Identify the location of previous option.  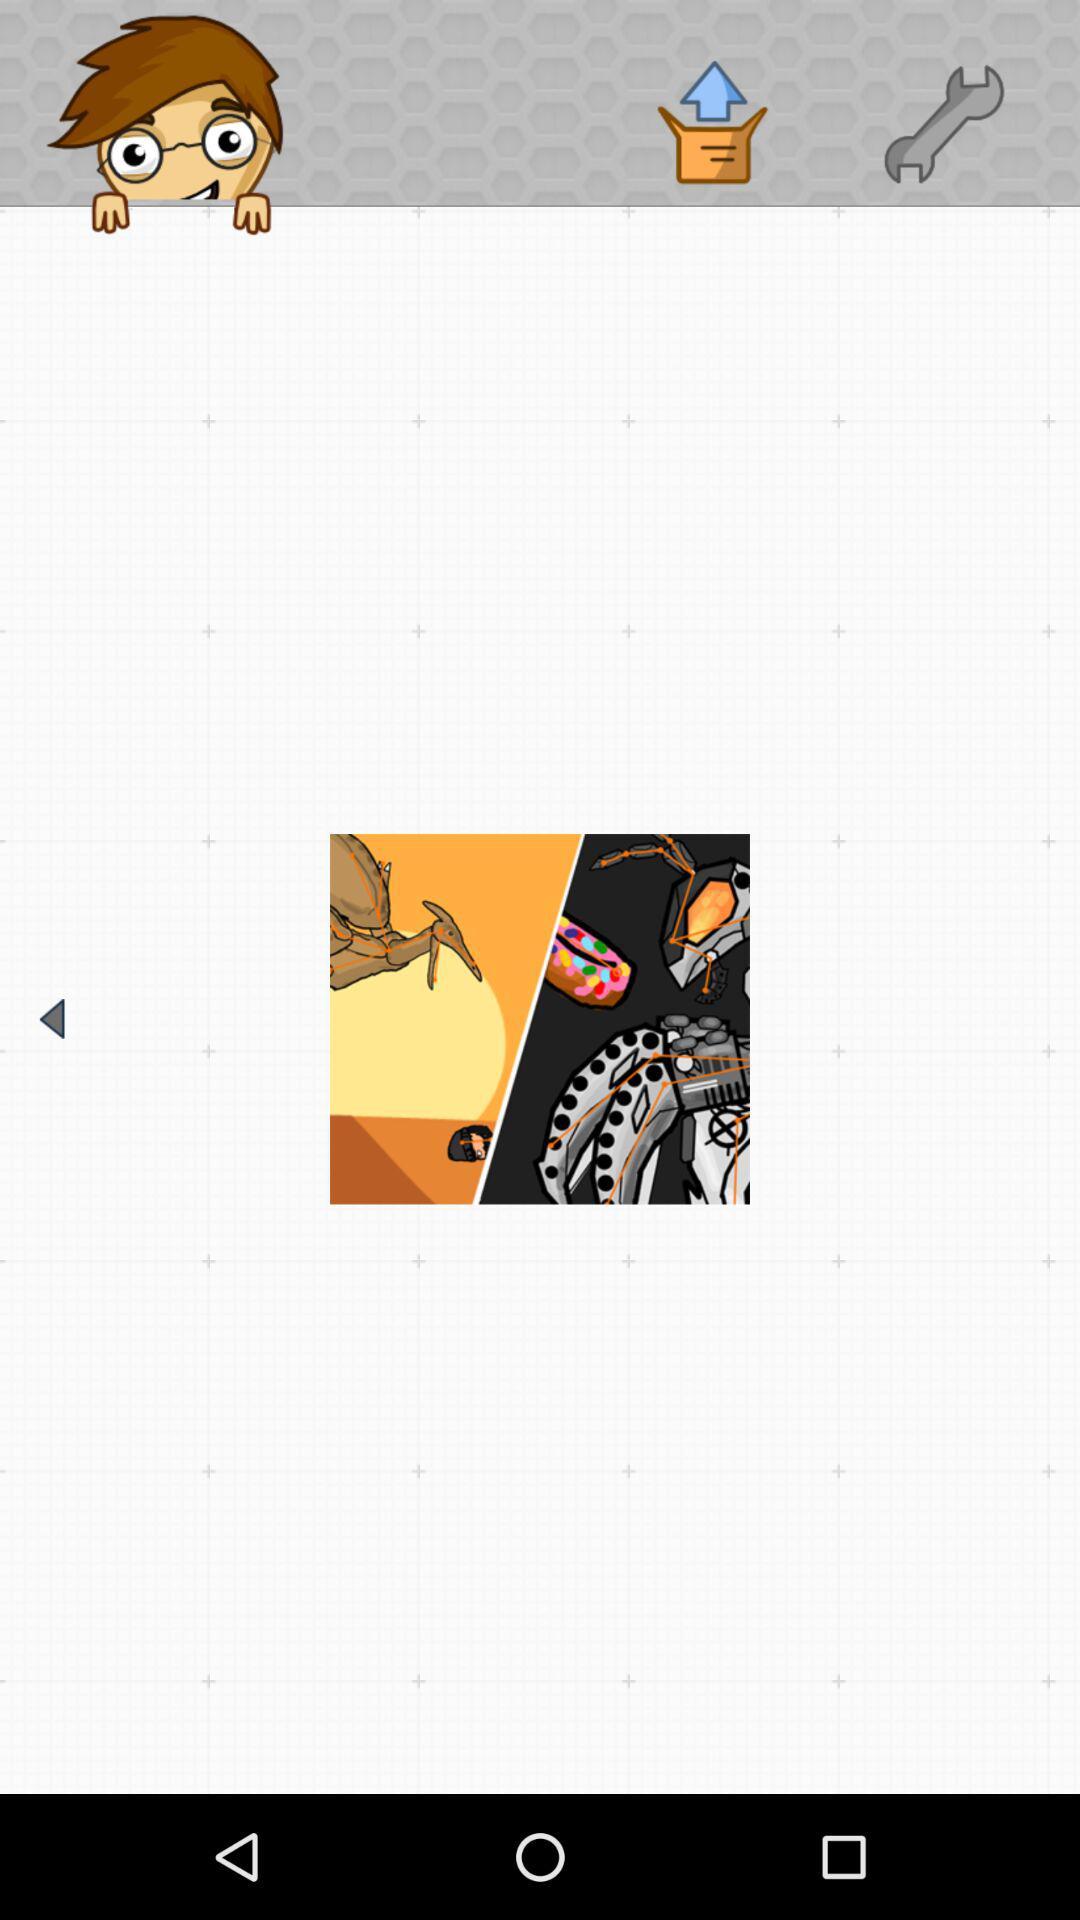
(51, 1018).